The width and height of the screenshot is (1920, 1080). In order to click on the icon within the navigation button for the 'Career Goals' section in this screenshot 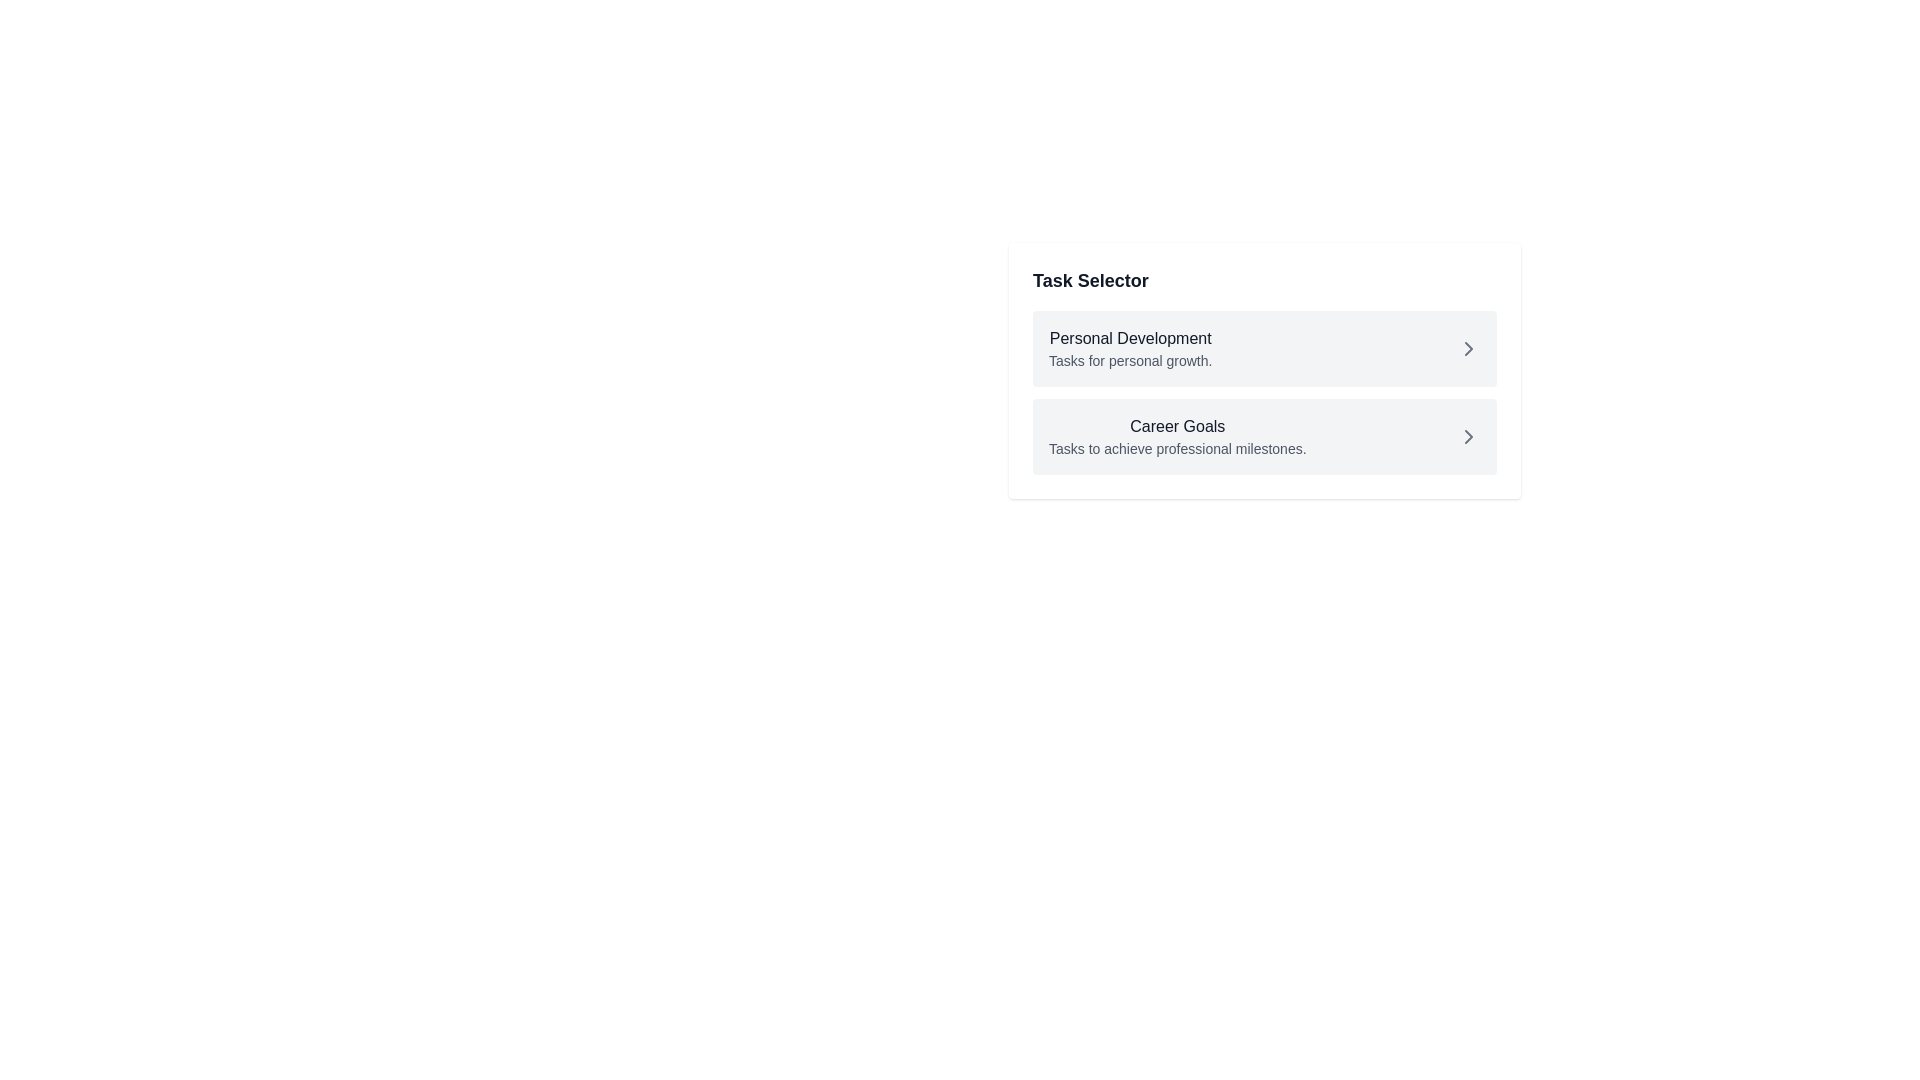, I will do `click(1468, 435)`.